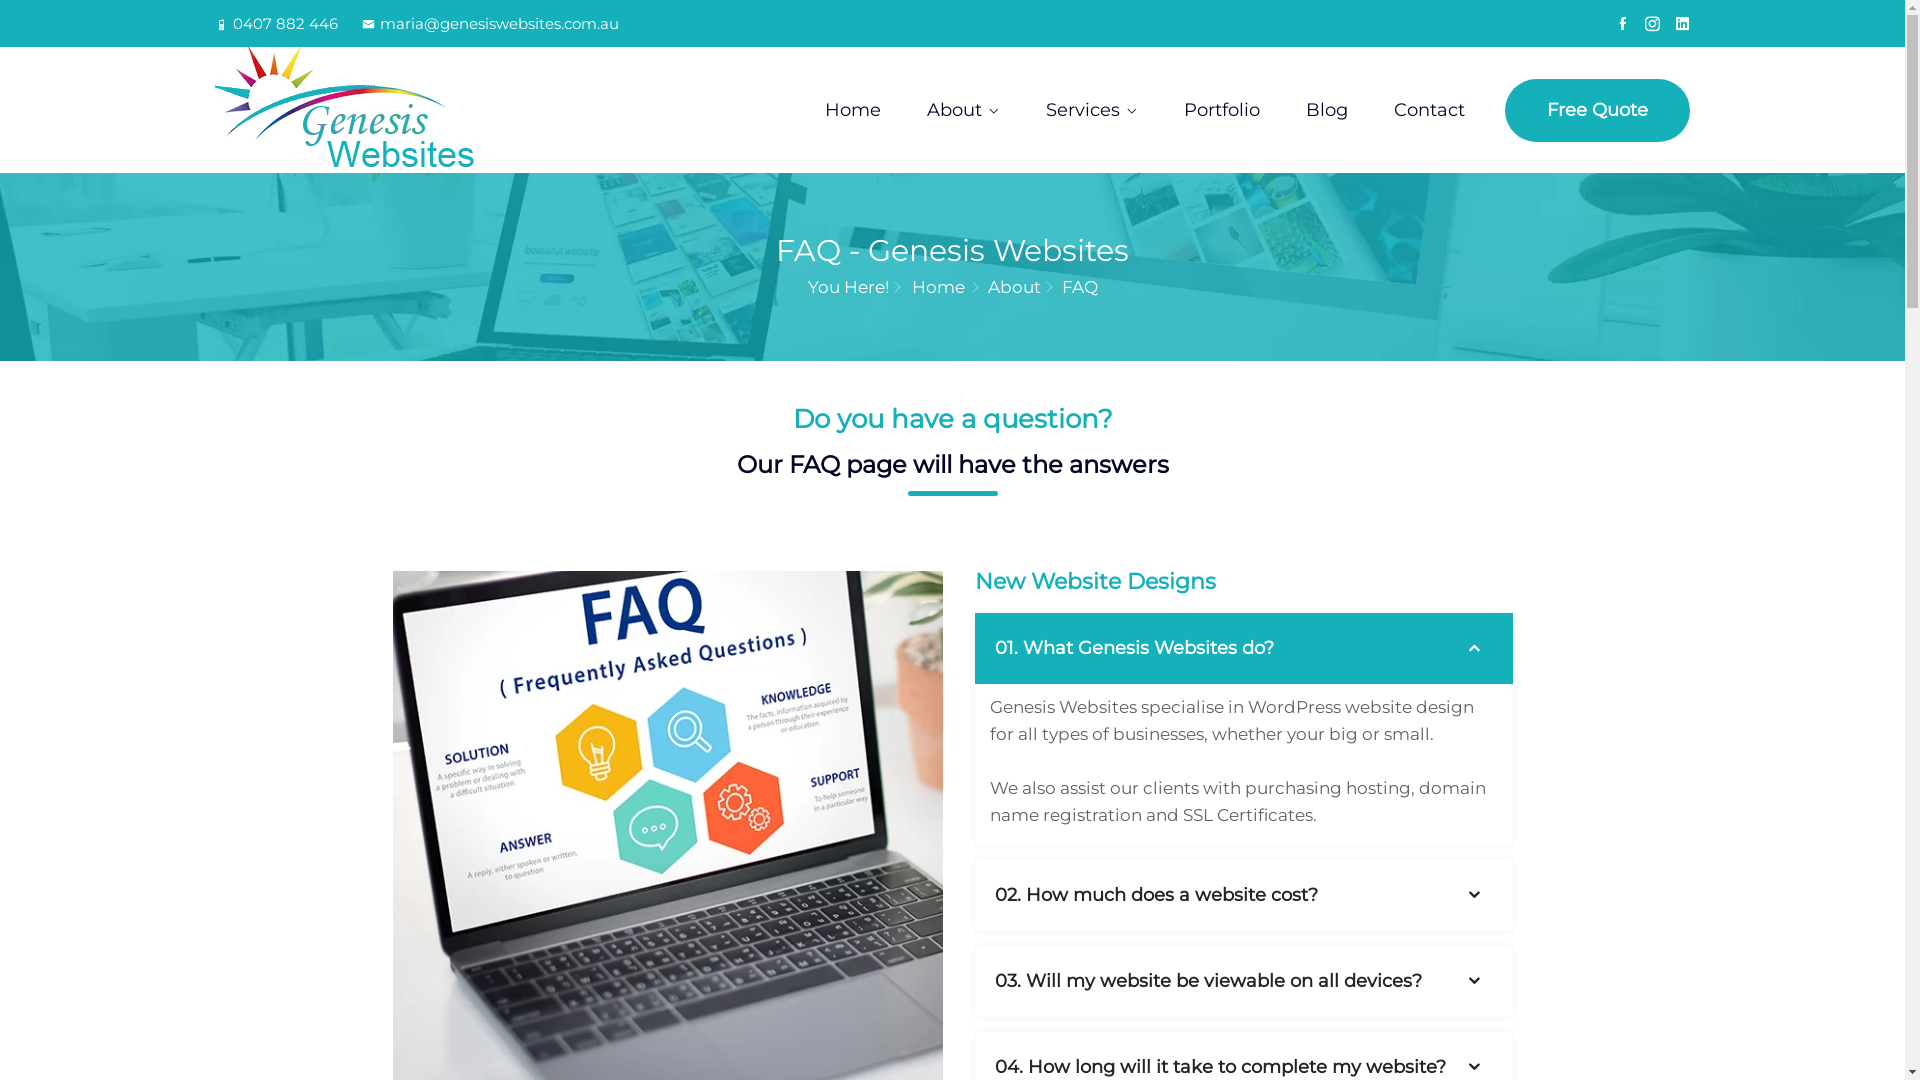  Describe the element at coordinates (937, 286) in the screenshot. I see `'Home'` at that location.